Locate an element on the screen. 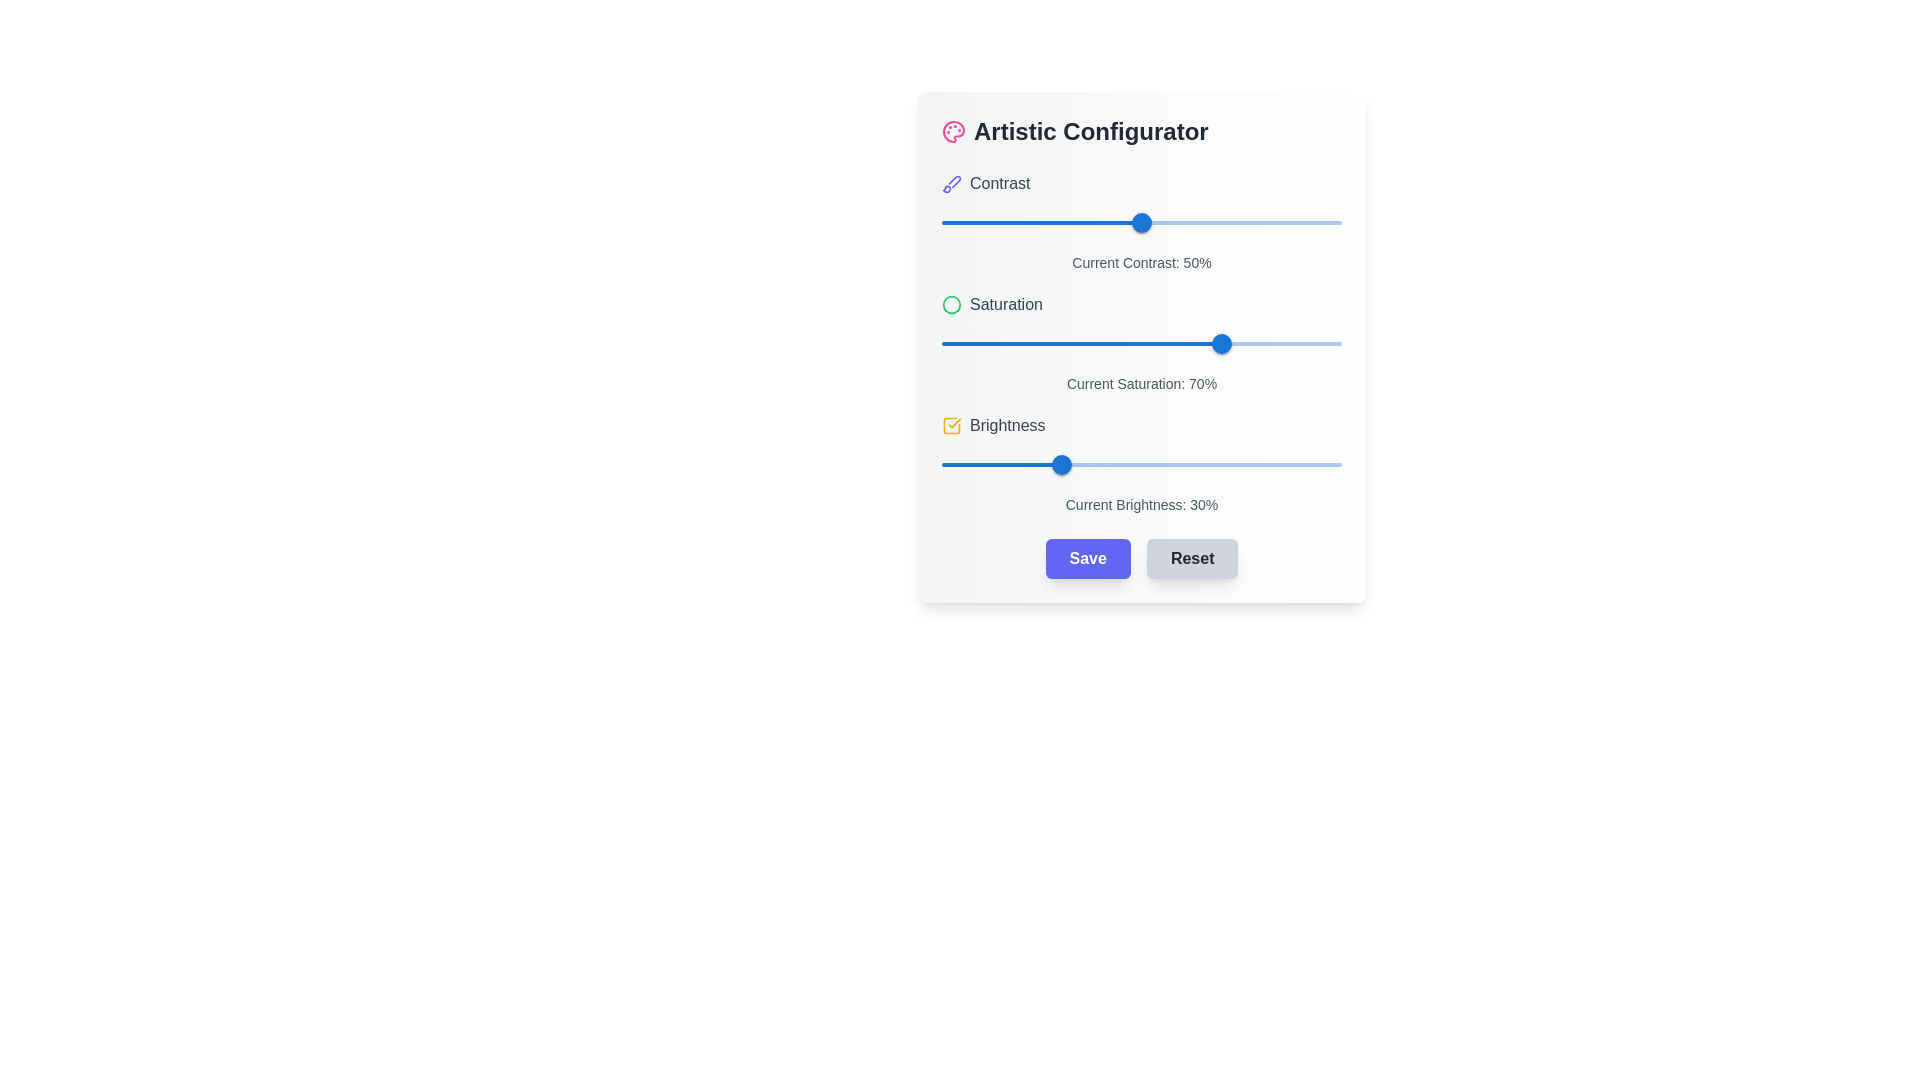 Image resolution: width=1920 pixels, height=1080 pixels. the brightness is located at coordinates (1122, 465).